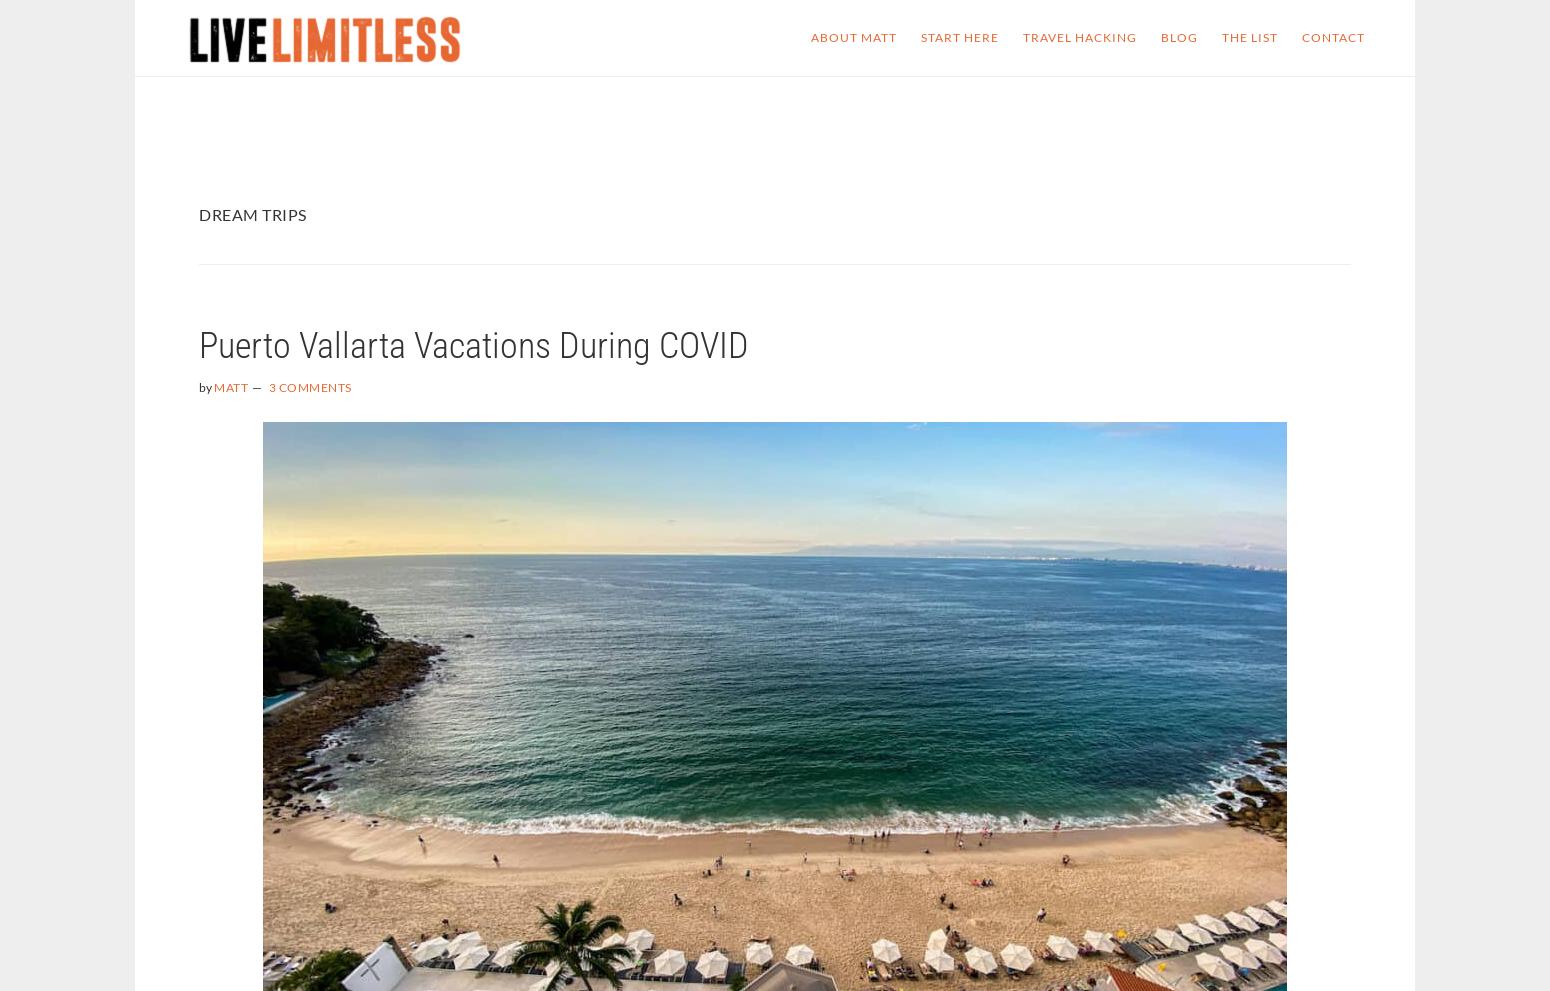  I want to click on 'About Matt', so click(809, 36).